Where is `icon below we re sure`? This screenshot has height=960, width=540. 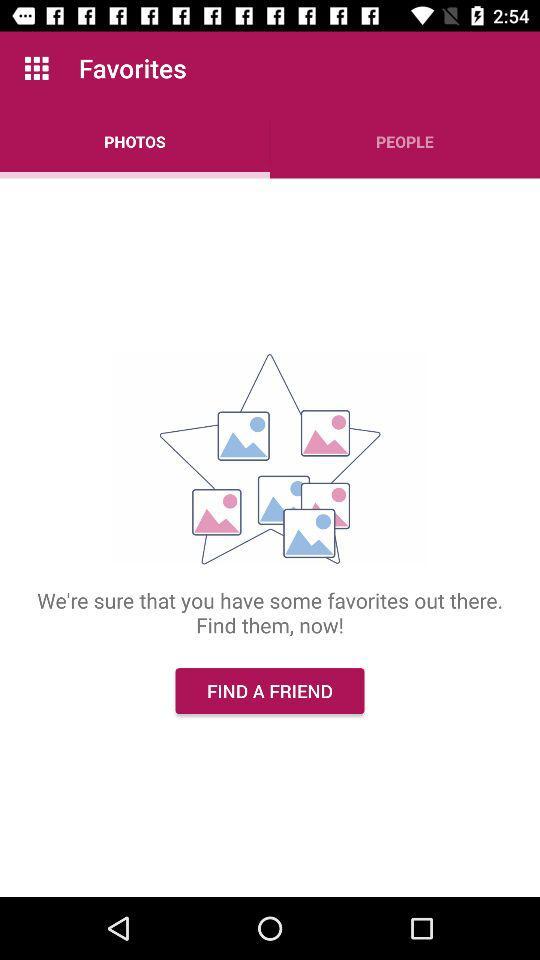
icon below we re sure is located at coordinates (270, 691).